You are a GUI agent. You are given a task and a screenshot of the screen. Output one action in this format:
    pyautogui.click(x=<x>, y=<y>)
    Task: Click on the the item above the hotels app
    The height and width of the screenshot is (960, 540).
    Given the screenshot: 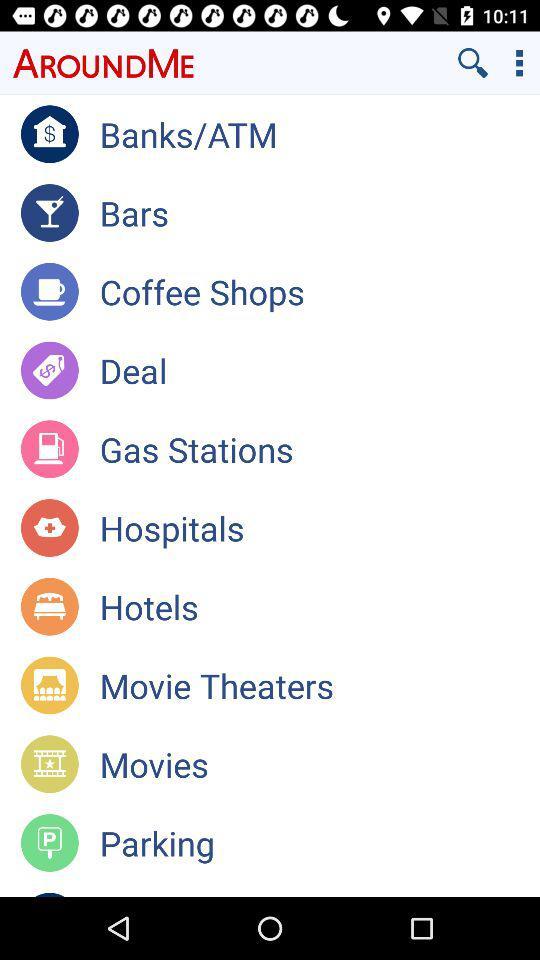 What is the action you would take?
    pyautogui.click(x=319, y=527)
    